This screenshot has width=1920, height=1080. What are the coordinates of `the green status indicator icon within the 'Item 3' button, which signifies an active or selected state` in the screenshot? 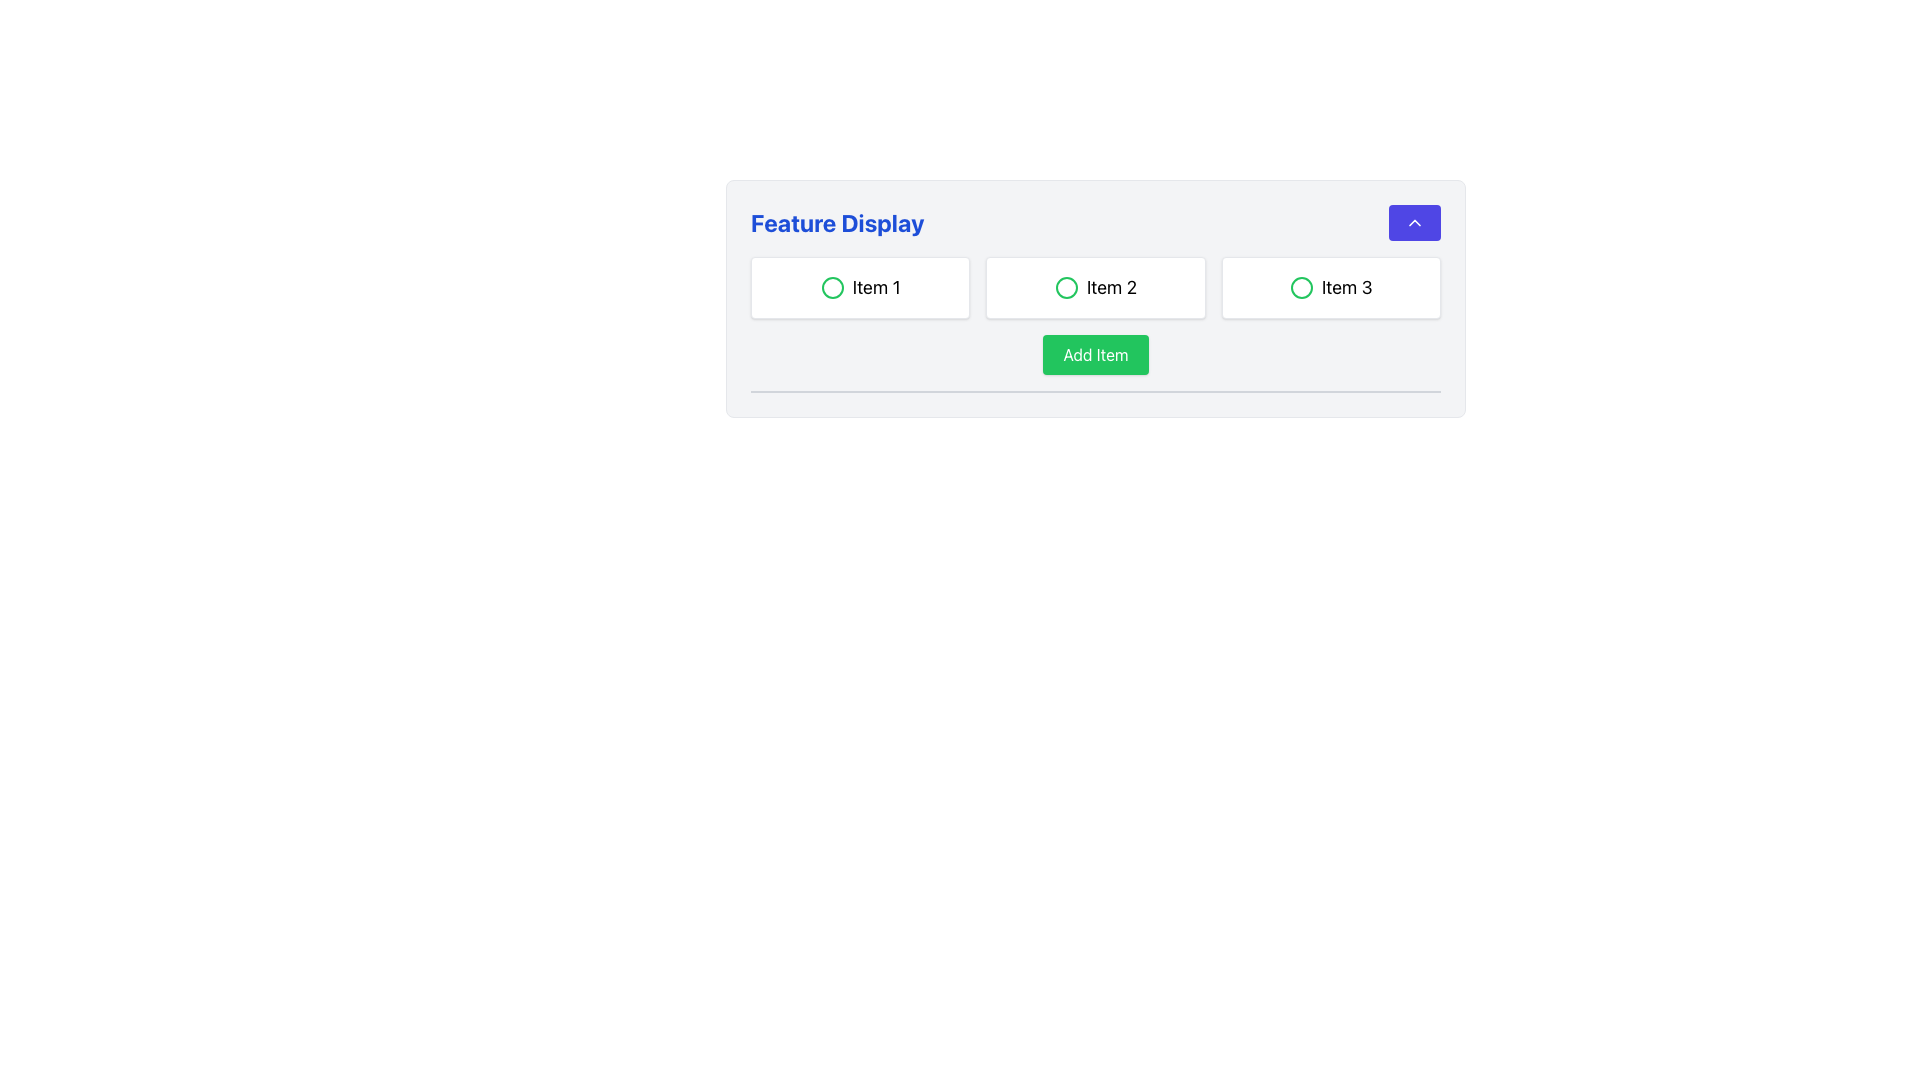 It's located at (1301, 288).